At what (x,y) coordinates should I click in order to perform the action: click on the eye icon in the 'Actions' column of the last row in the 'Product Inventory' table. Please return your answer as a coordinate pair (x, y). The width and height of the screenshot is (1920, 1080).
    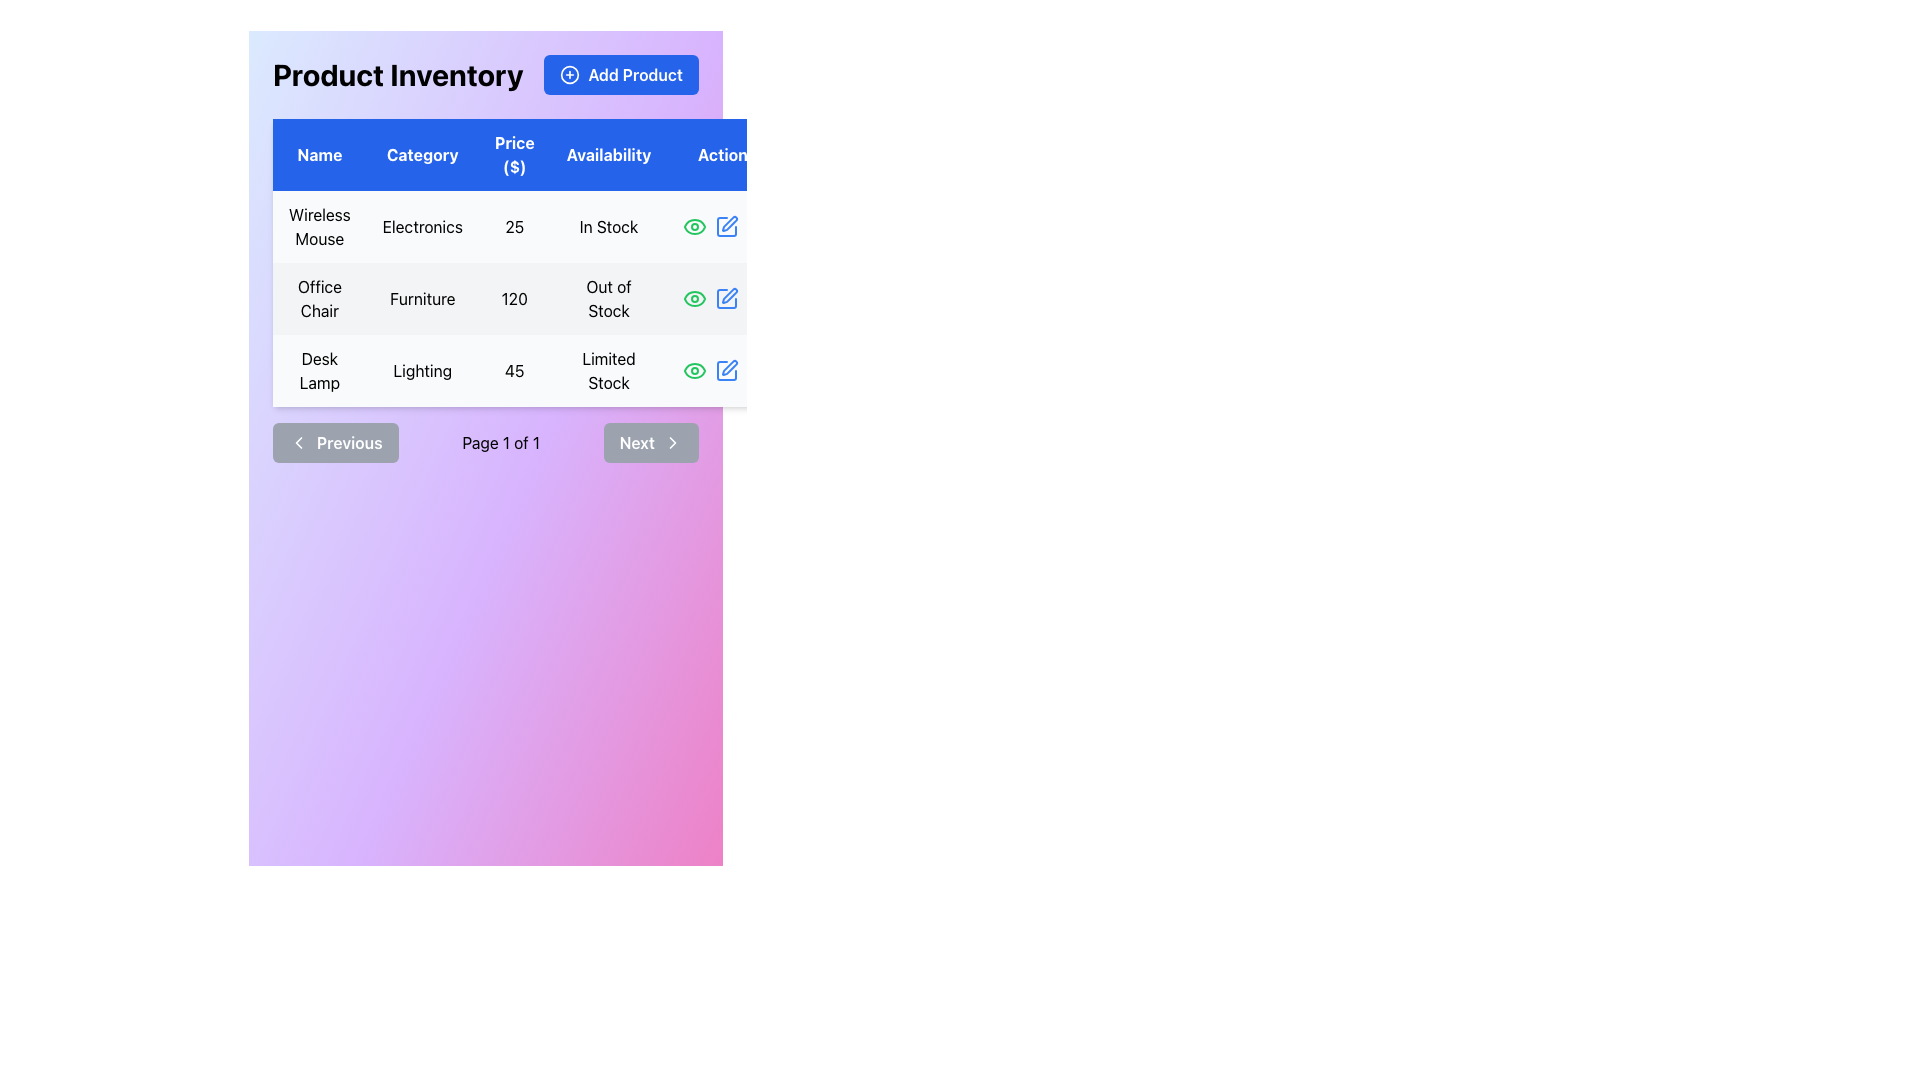
    Looking at the image, I should click on (695, 370).